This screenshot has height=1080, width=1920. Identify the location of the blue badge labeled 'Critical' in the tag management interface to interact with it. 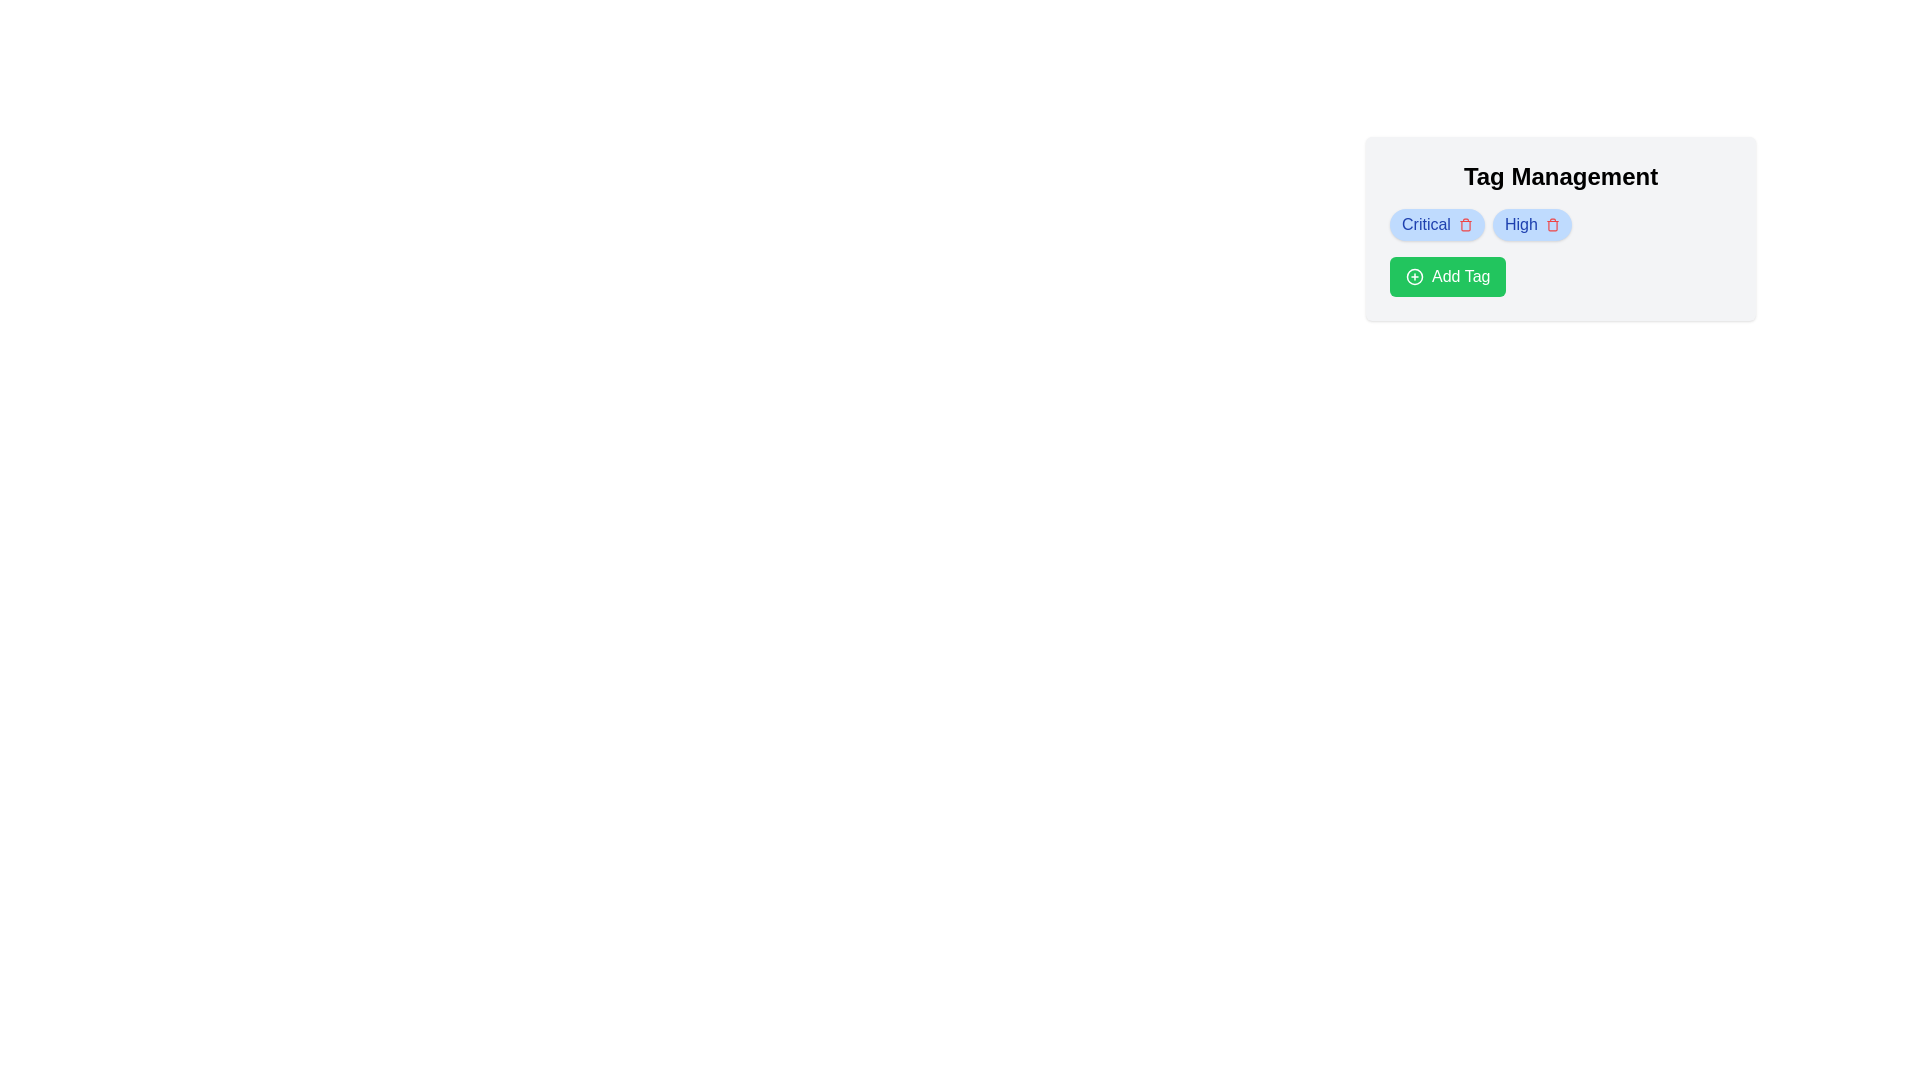
(1436, 224).